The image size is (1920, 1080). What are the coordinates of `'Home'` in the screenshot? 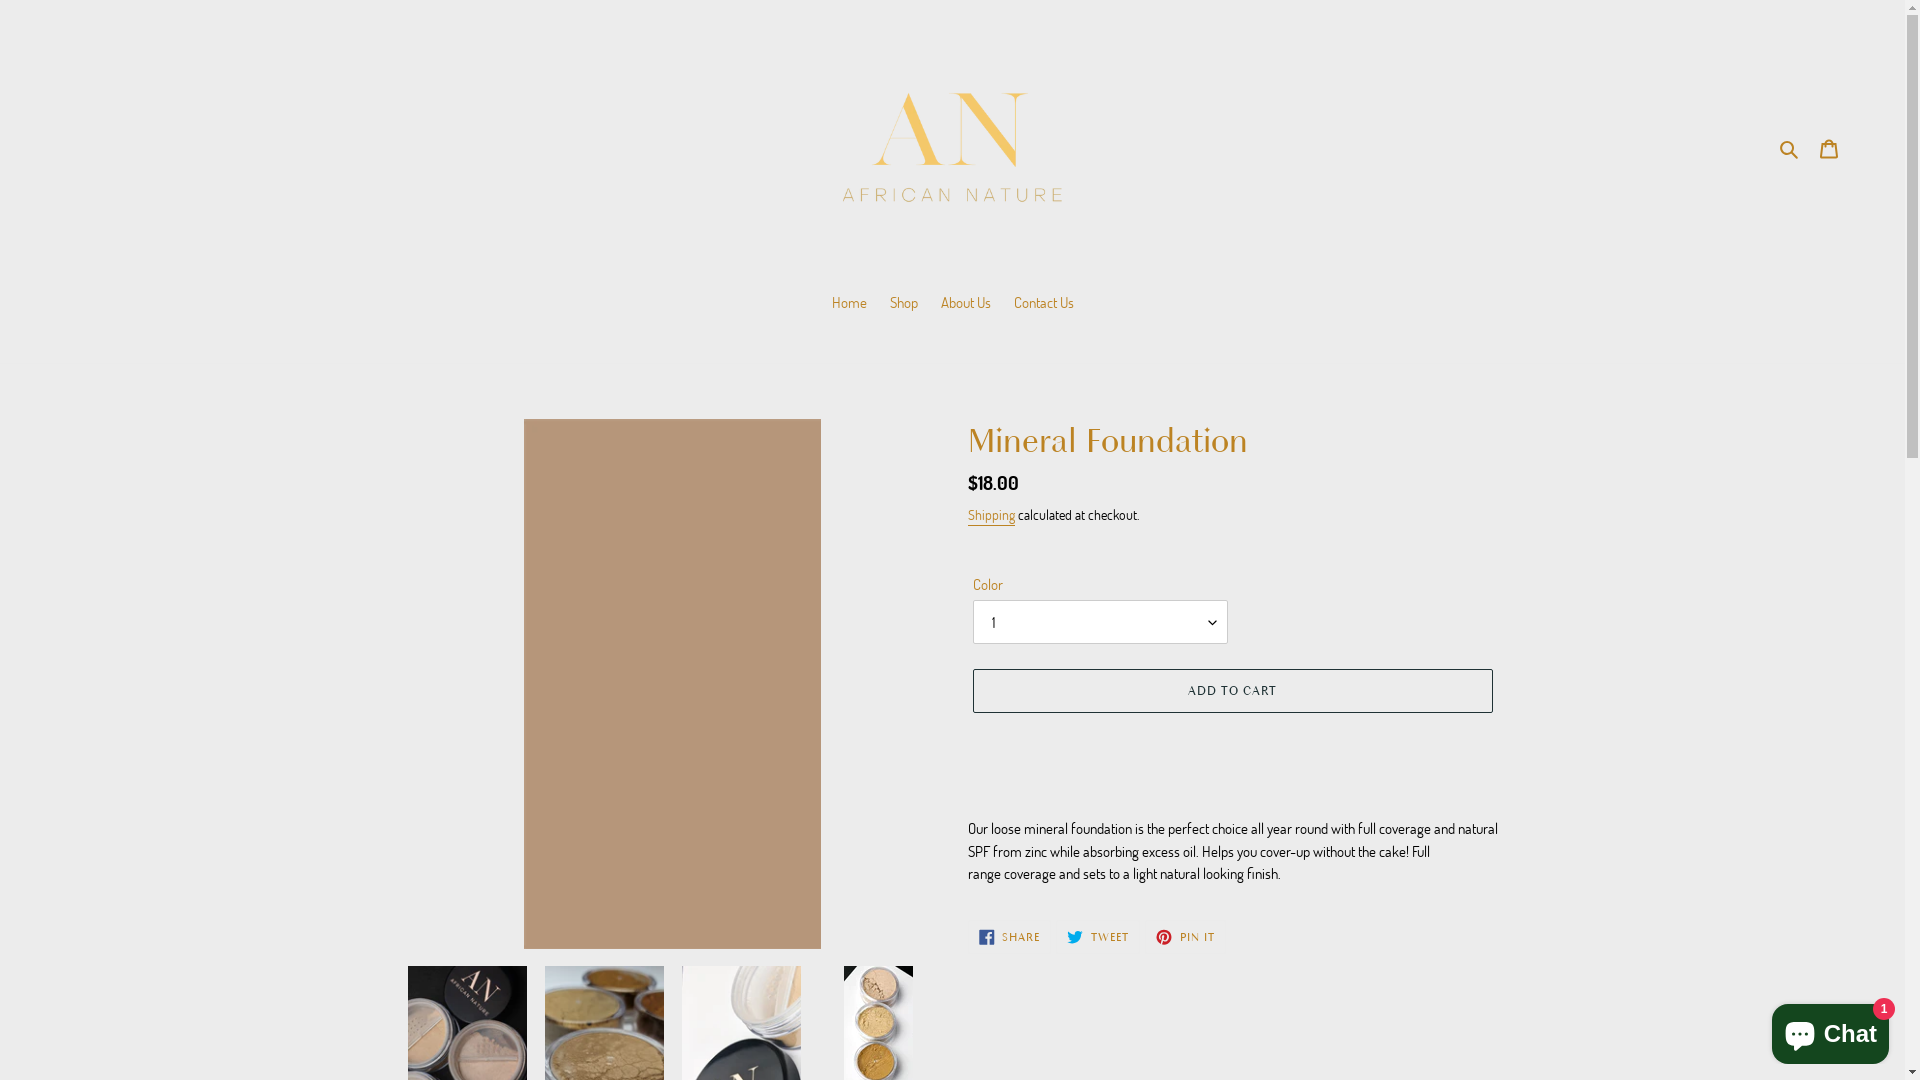 It's located at (849, 304).